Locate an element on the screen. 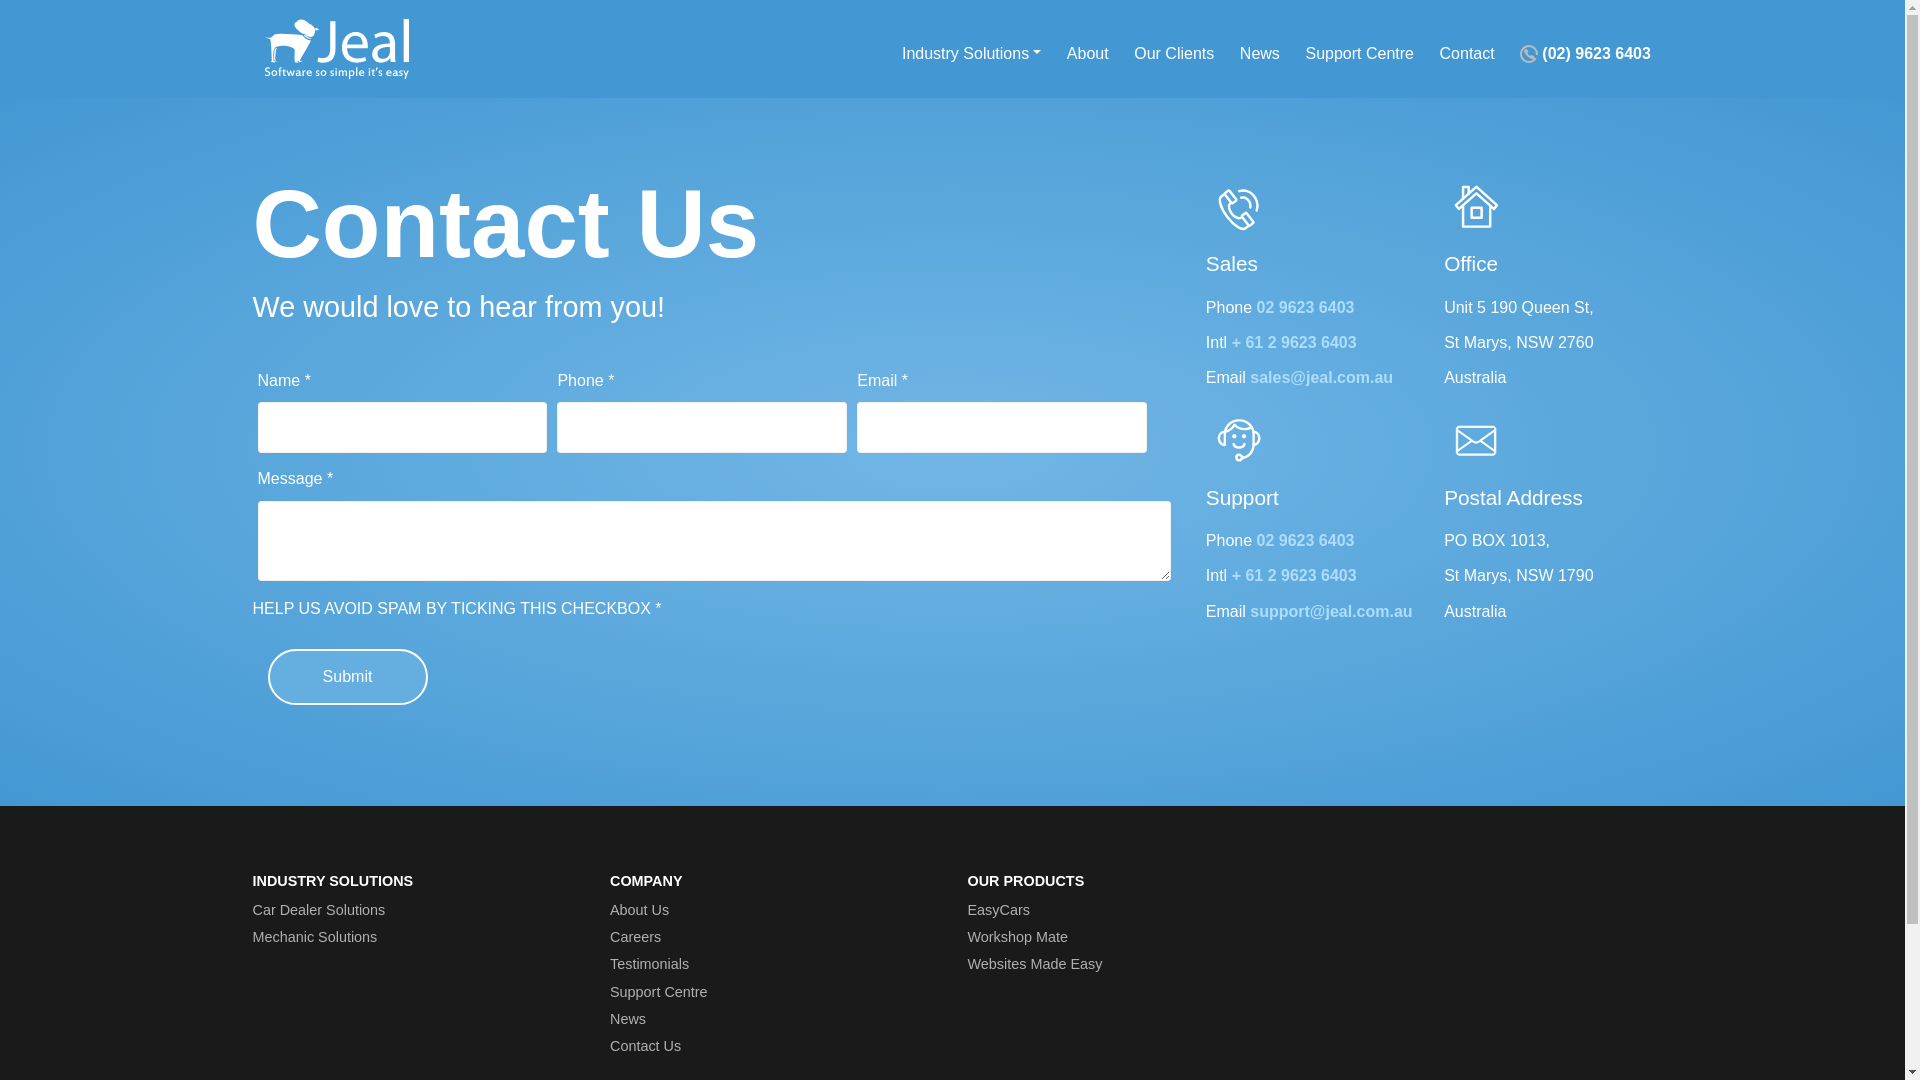 The width and height of the screenshot is (1920, 1080). 'Workshop Mate' is located at coordinates (968, 937).